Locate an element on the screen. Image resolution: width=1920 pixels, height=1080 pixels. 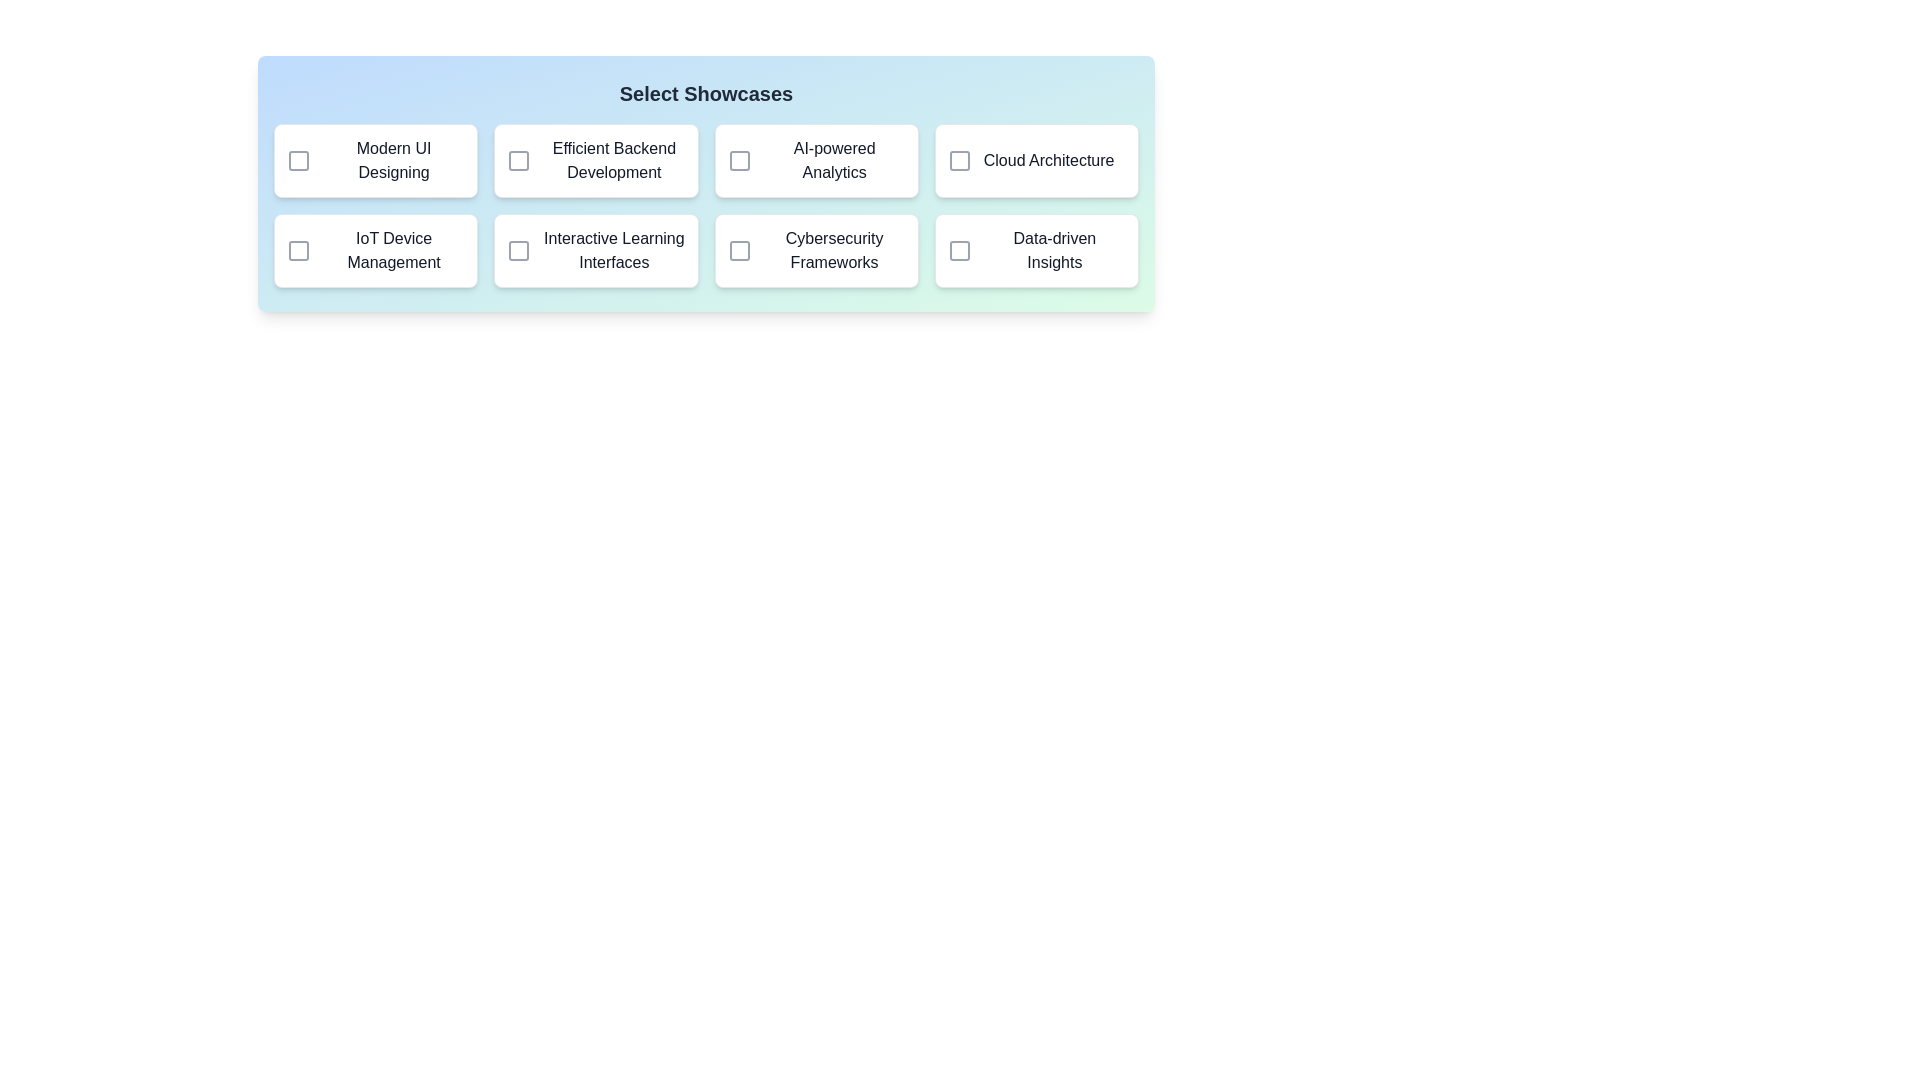
the showcase corresponding to Data-driven Insights is located at coordinates (958, 249).